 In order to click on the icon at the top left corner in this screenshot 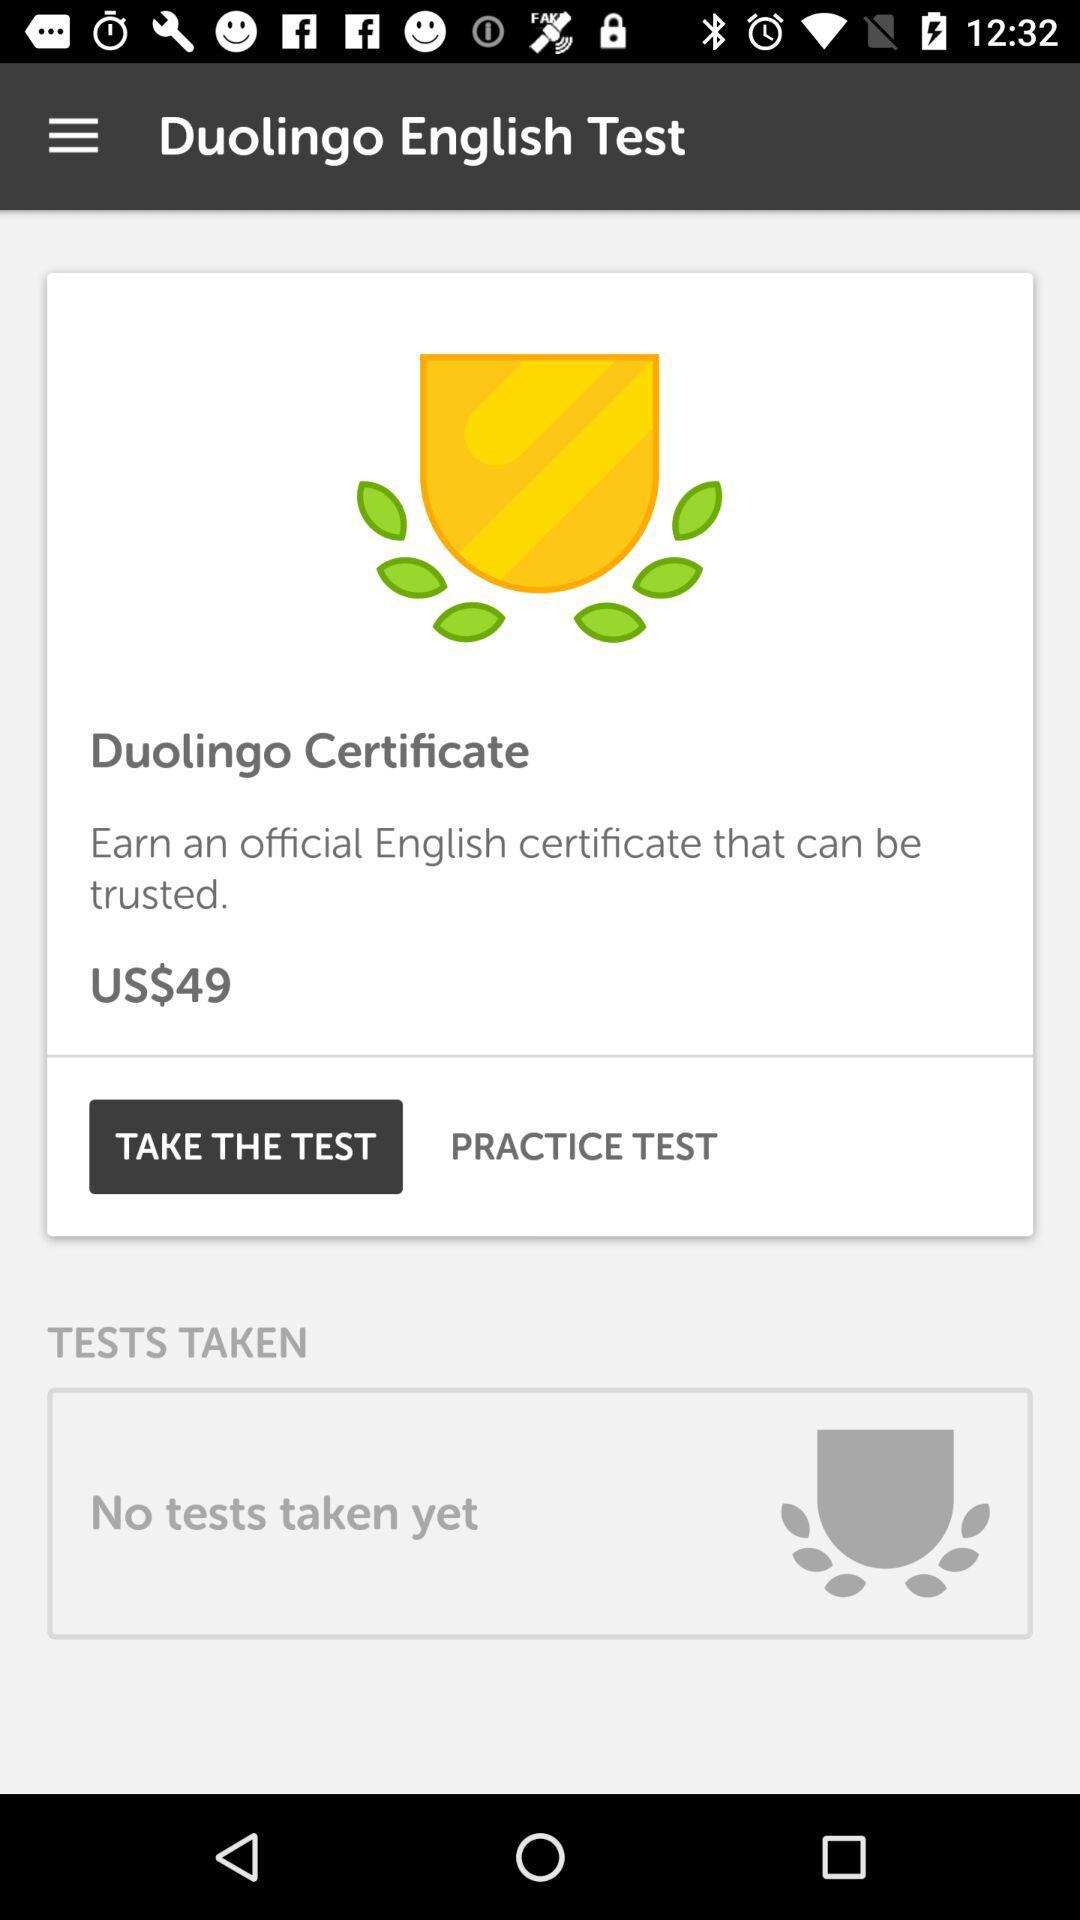, I will do `click(72, 135)`.